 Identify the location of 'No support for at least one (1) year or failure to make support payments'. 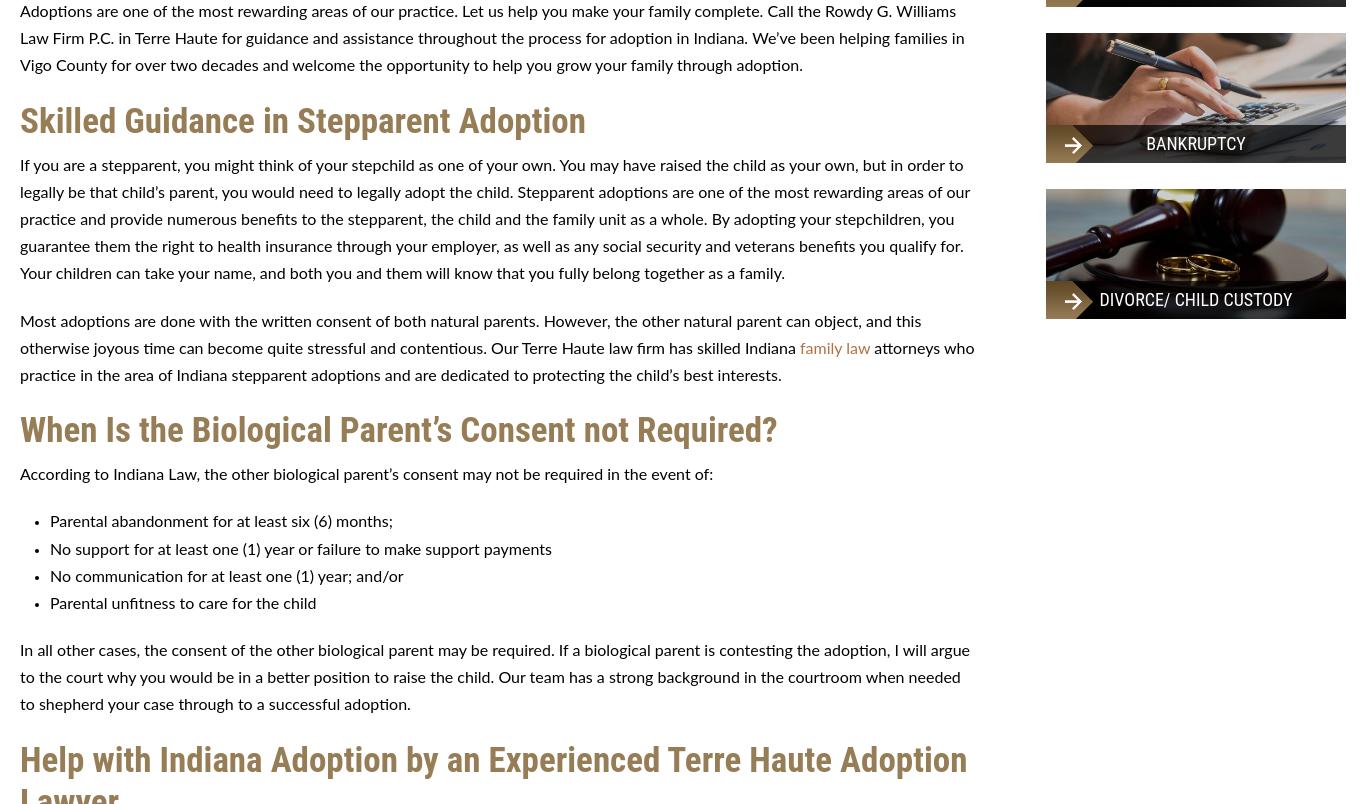
(49, 548).